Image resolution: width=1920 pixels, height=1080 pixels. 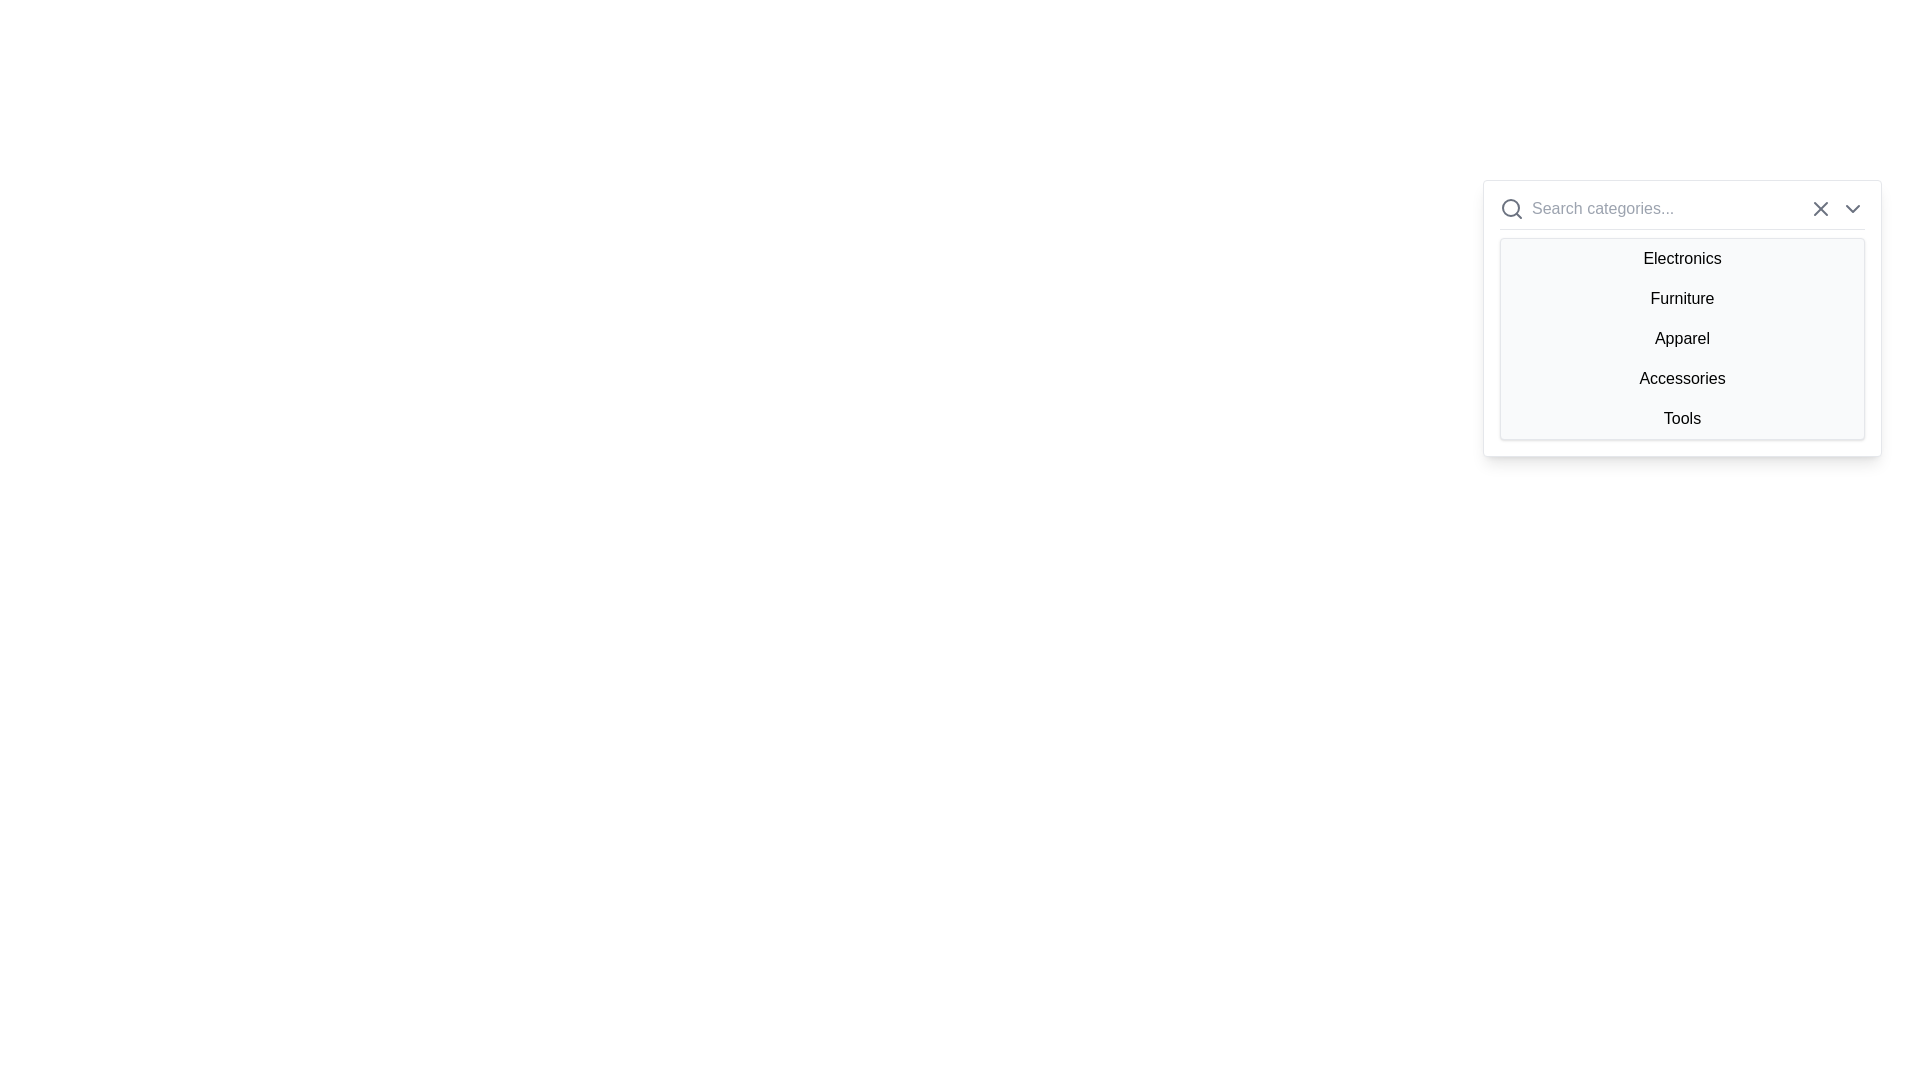 What do you see at coordinates (1681, 338) in the screenshot?
I see `the 'Apparel' list item in the dropdown menu for accessibility navigation` at bounding box center [1681, 338].